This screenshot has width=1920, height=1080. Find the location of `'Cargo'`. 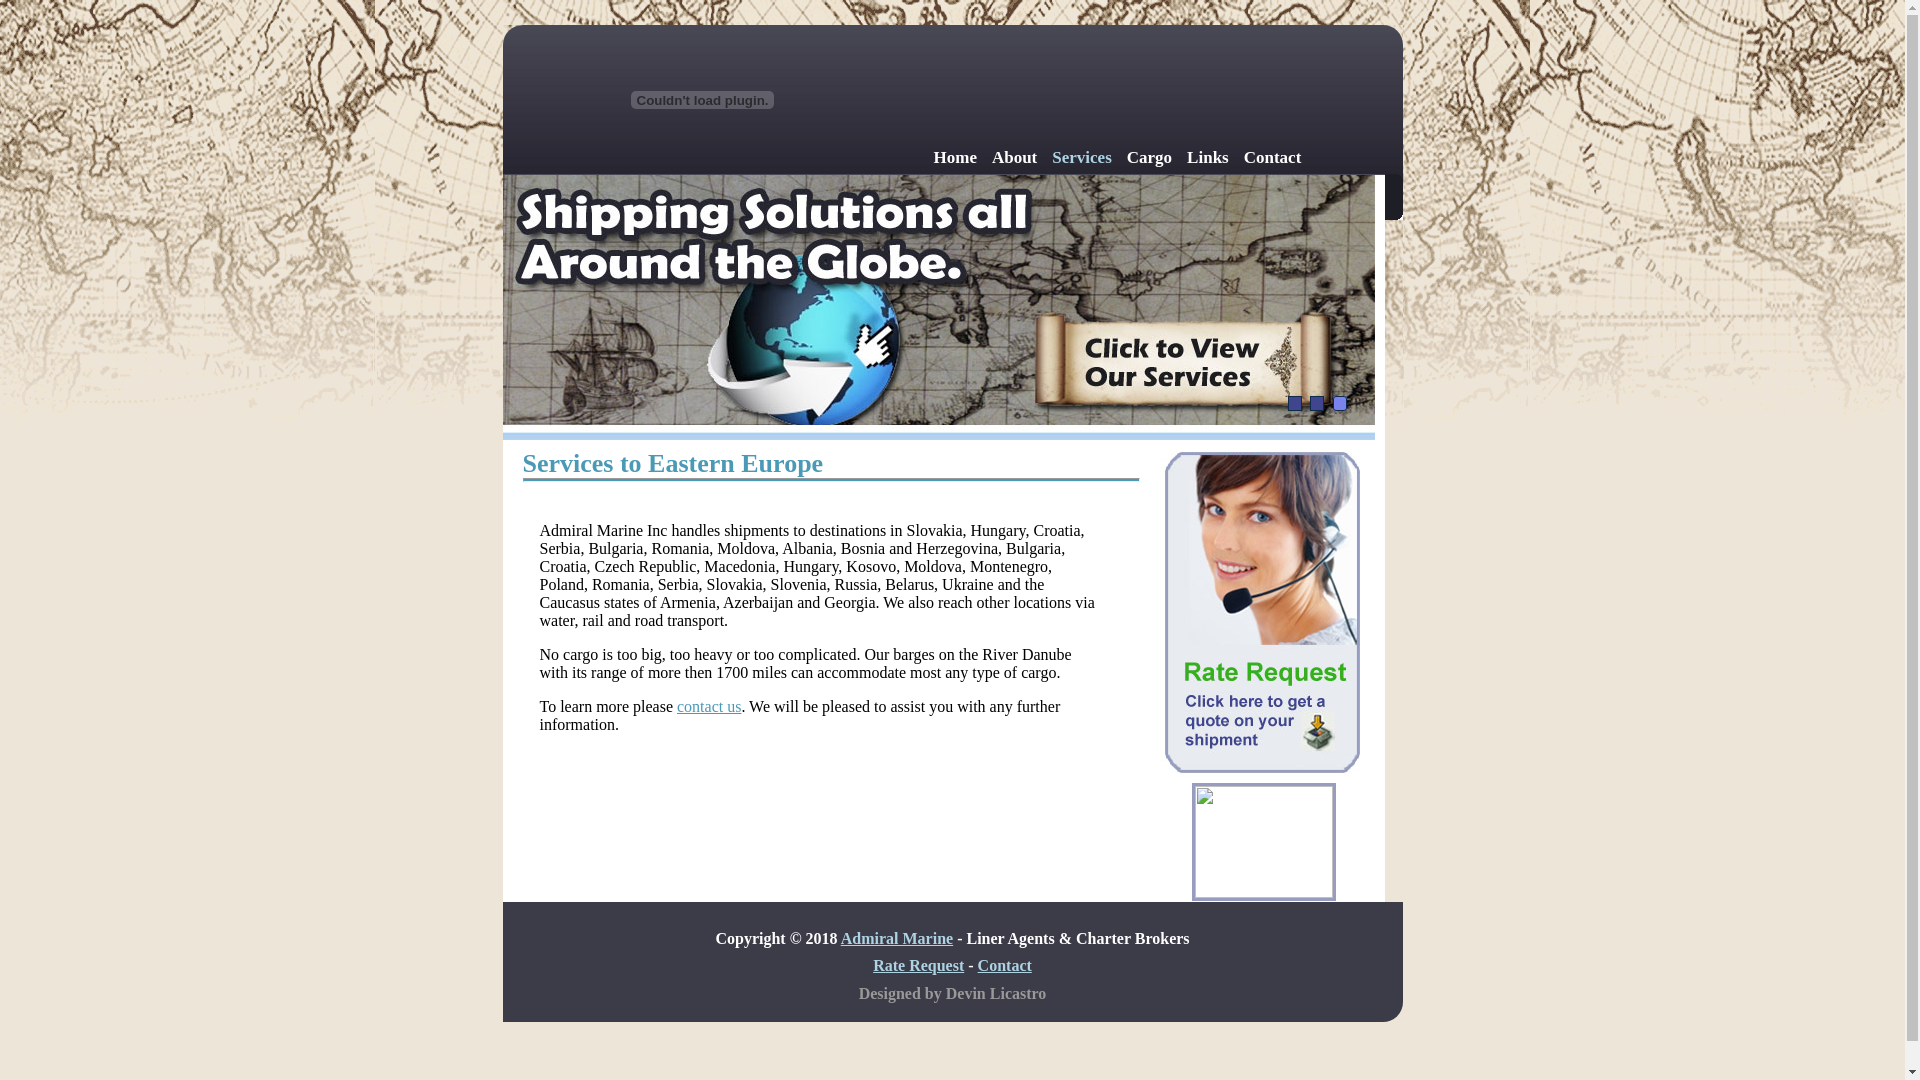

'Cargo' is located at coordinates (1127, 156).